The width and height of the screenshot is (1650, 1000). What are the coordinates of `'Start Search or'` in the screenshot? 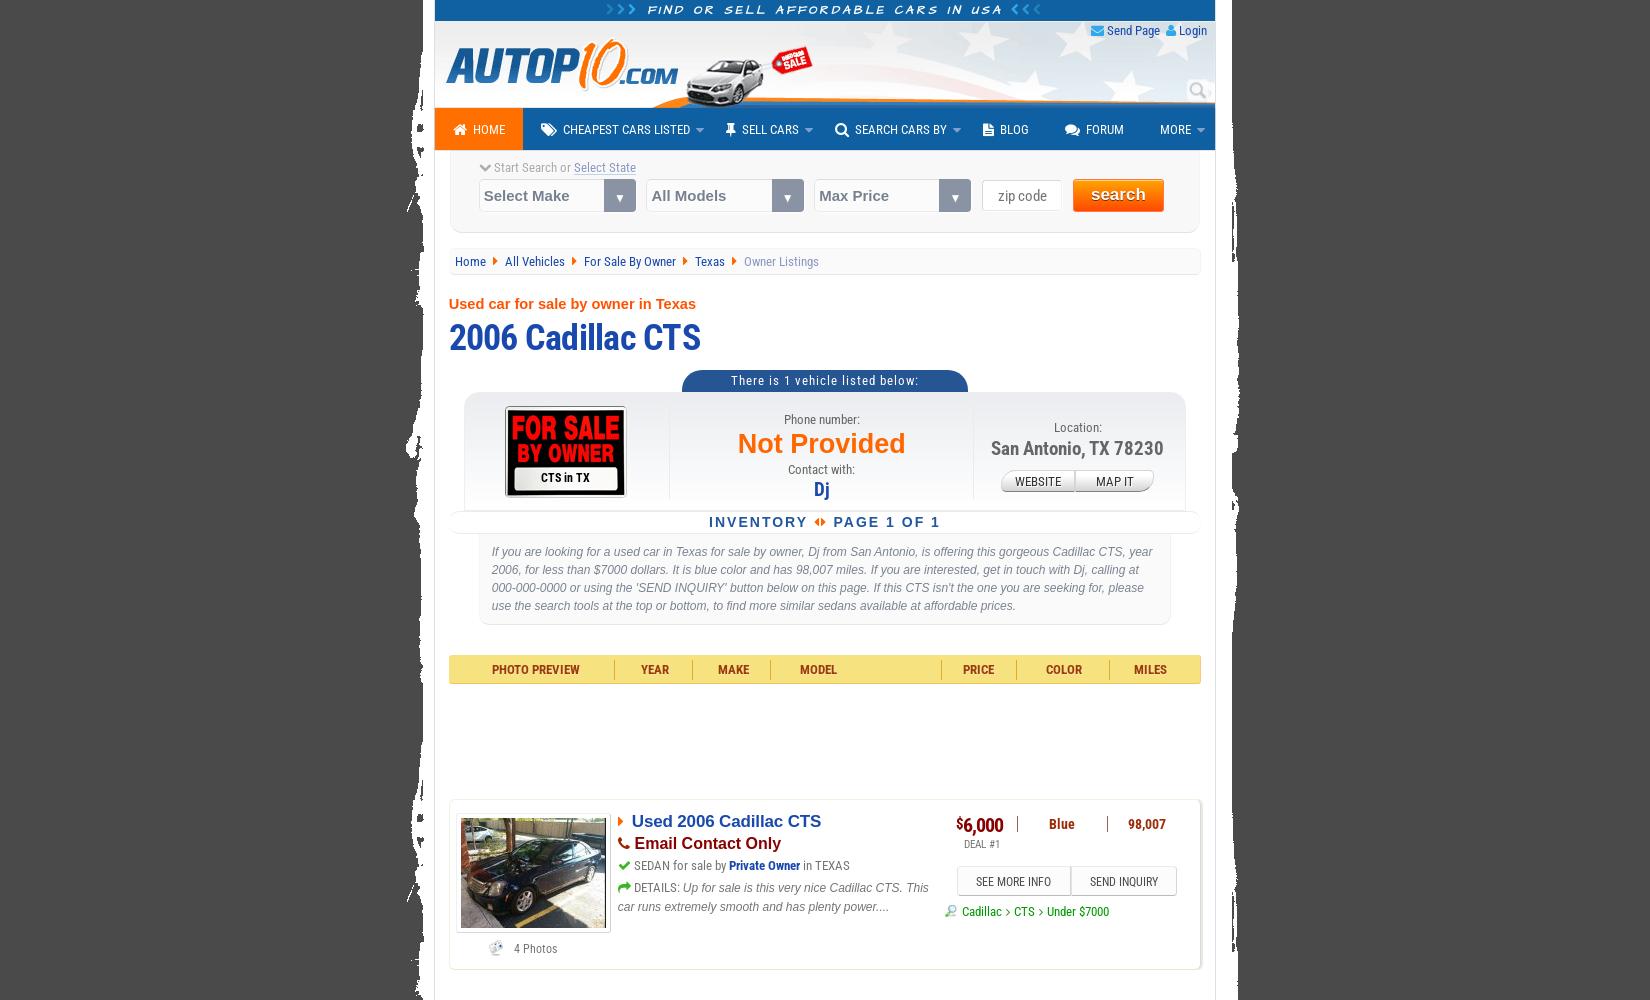 It's located at (530, 166).